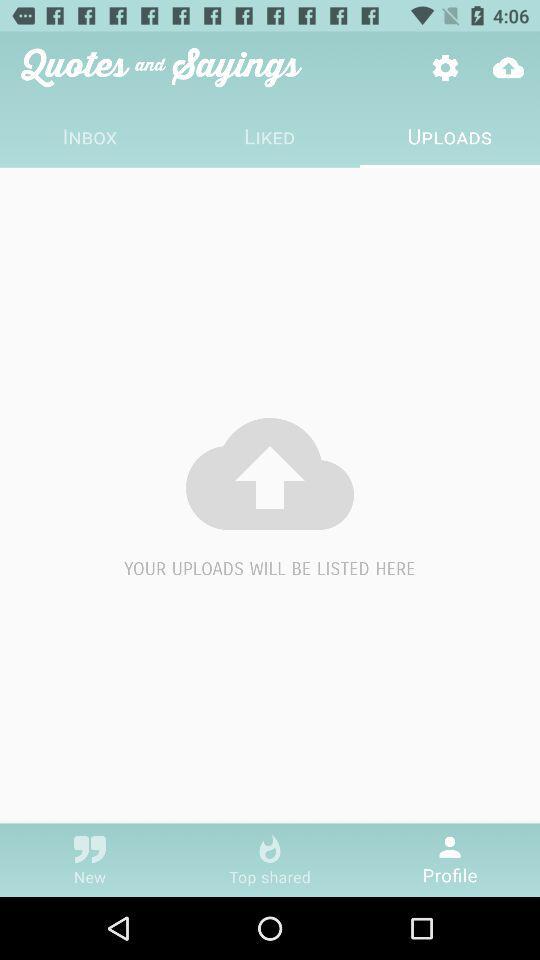 Image resolution: width=540 pixels, height=960 pixels. Describe the element at coordinates (445, 67) in the screenshot. I see `item above uploads` at that location.